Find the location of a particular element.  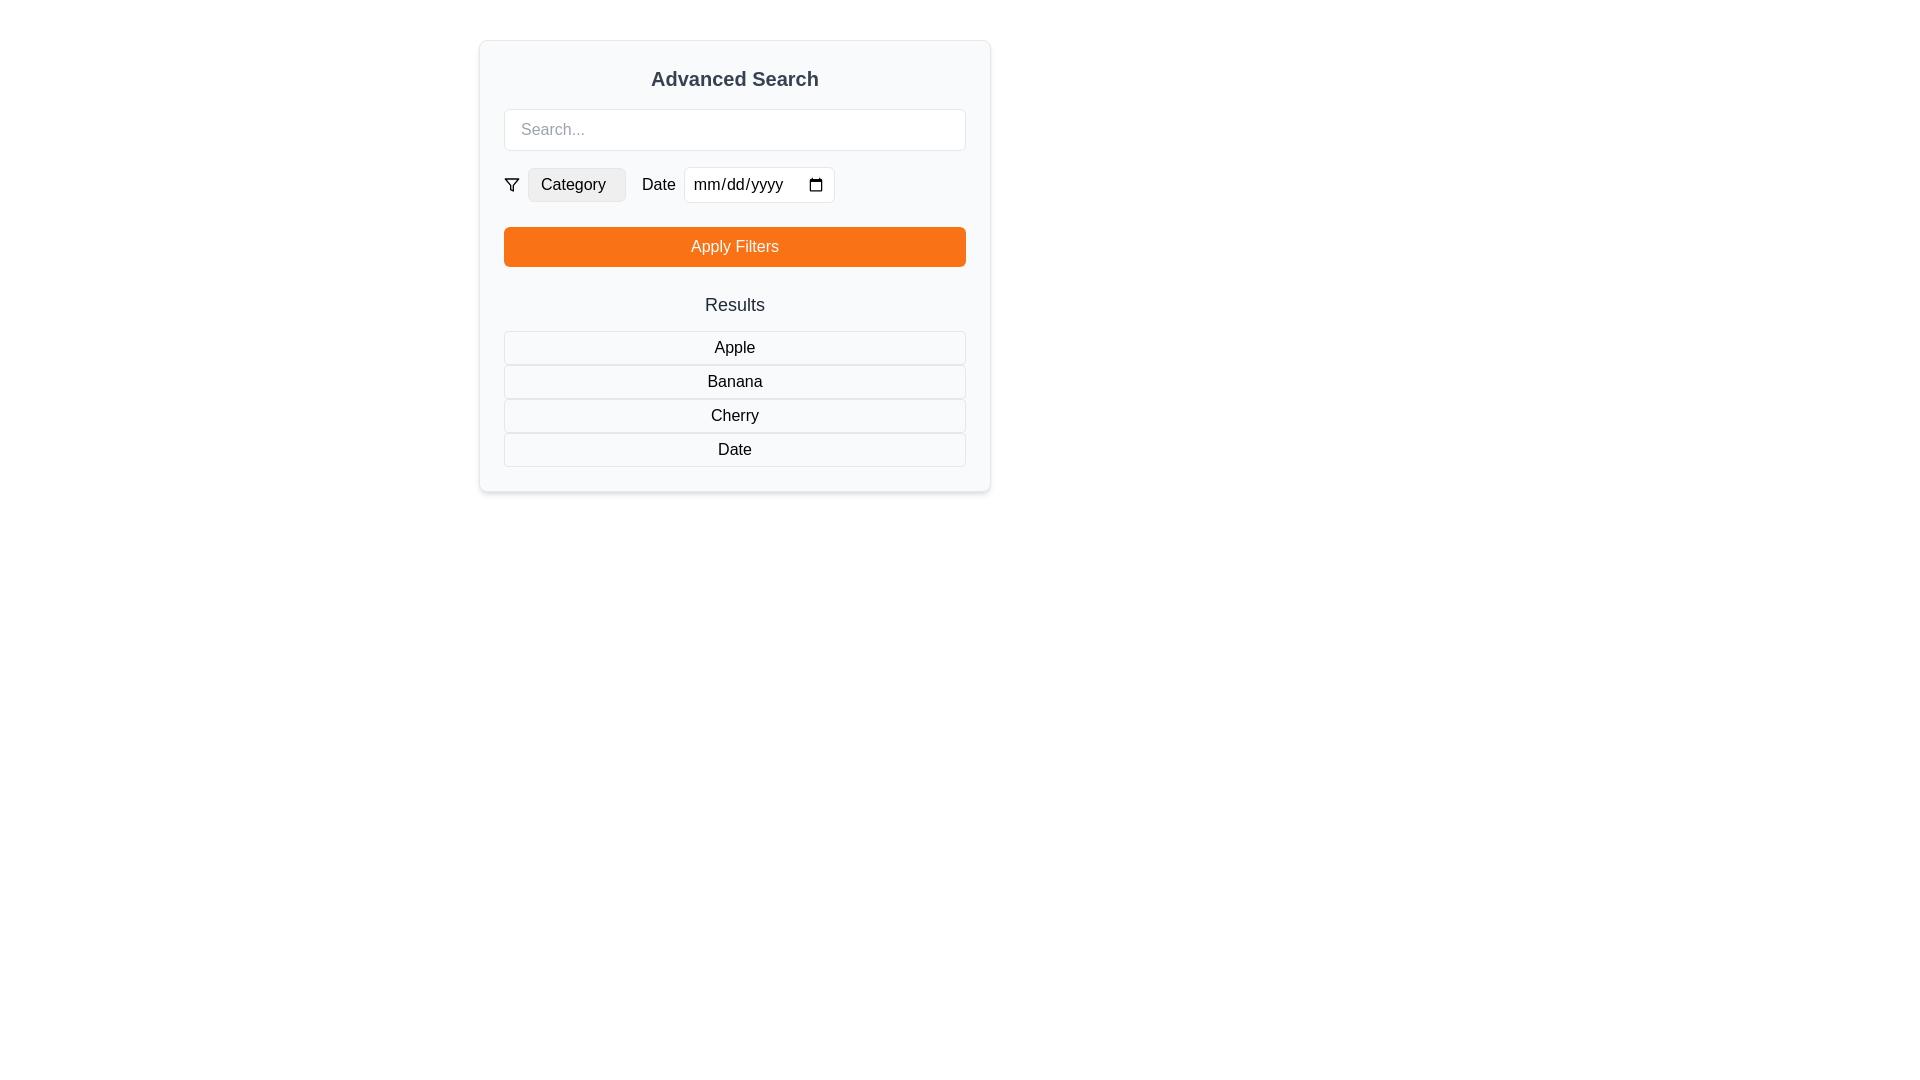

the filter funnel icon located to the left of the 'Category' text and dropdown input is located at coordinates (512, 185).